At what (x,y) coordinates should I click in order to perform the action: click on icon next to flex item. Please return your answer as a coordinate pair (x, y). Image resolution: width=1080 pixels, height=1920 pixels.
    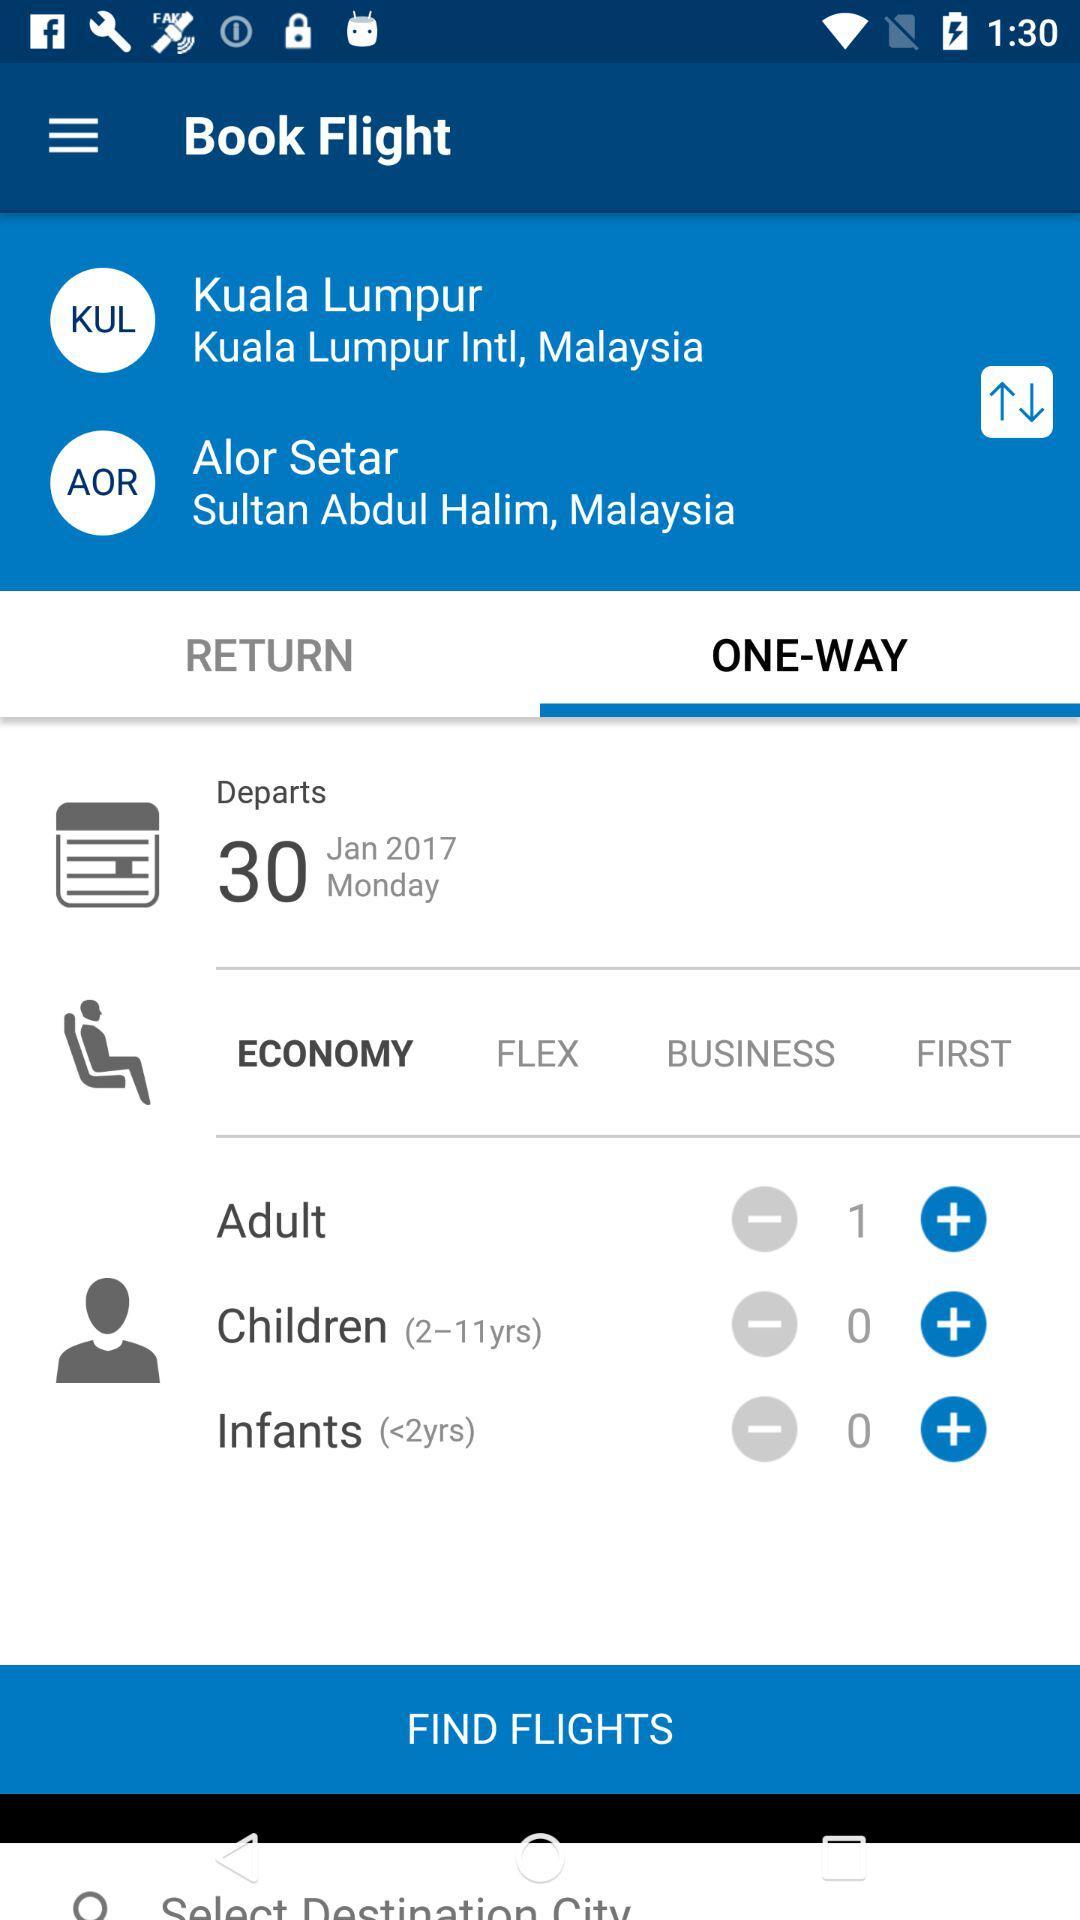
    Looking at the image, I should click on (751, 1051).